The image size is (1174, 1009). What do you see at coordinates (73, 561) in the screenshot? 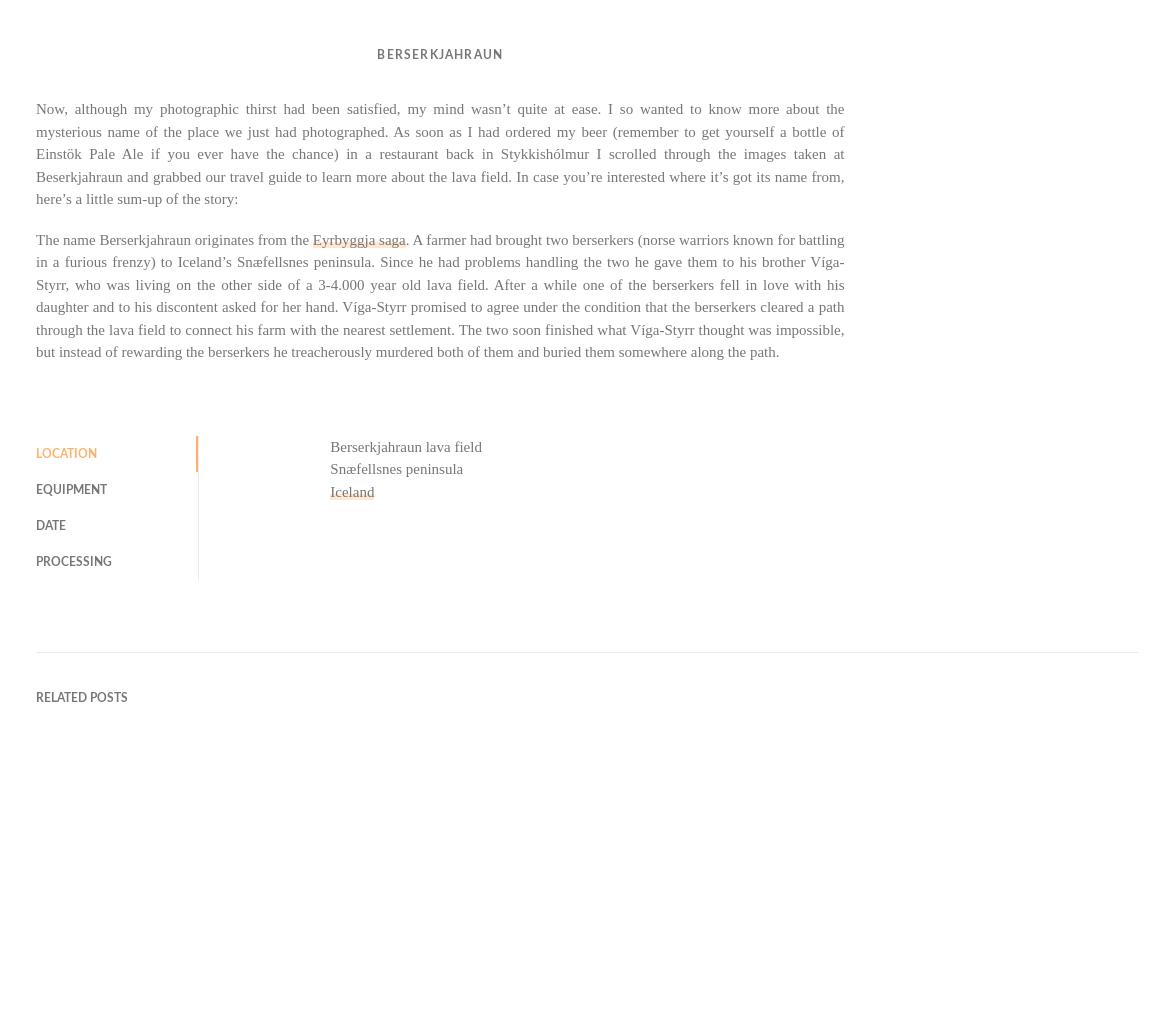
I see `'Processing'` at bounding box center [73, 561].